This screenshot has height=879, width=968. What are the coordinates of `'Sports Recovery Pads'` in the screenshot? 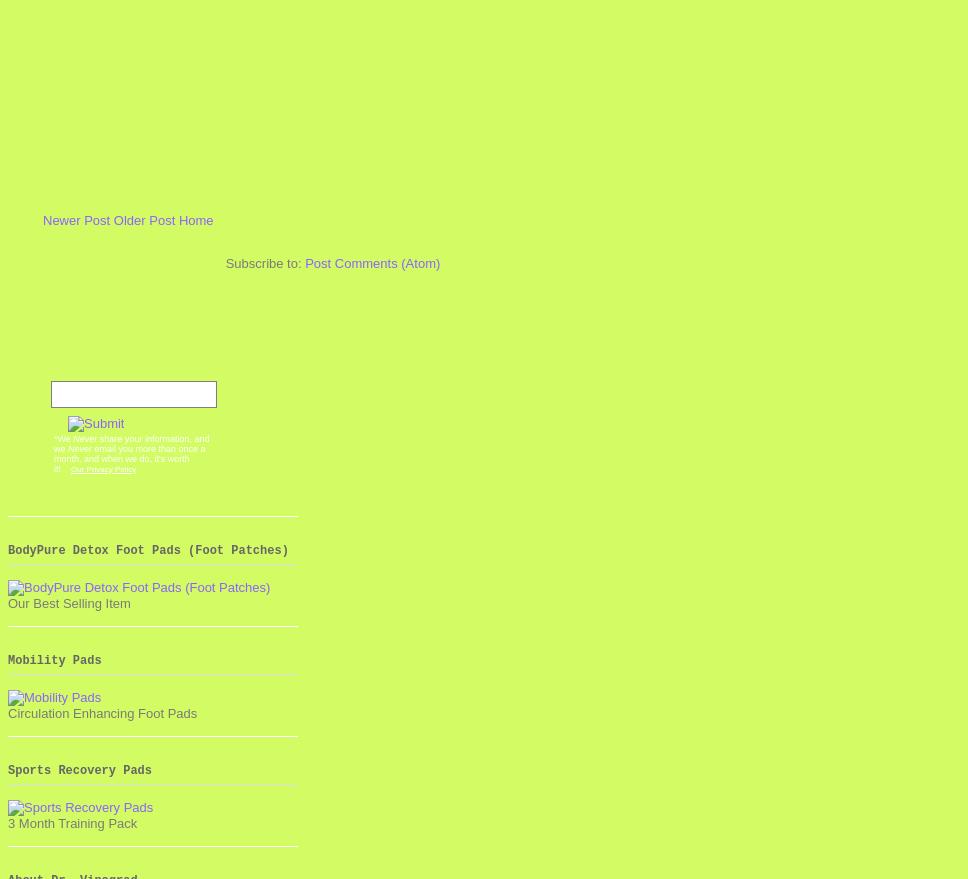 It's located at (78, 770).